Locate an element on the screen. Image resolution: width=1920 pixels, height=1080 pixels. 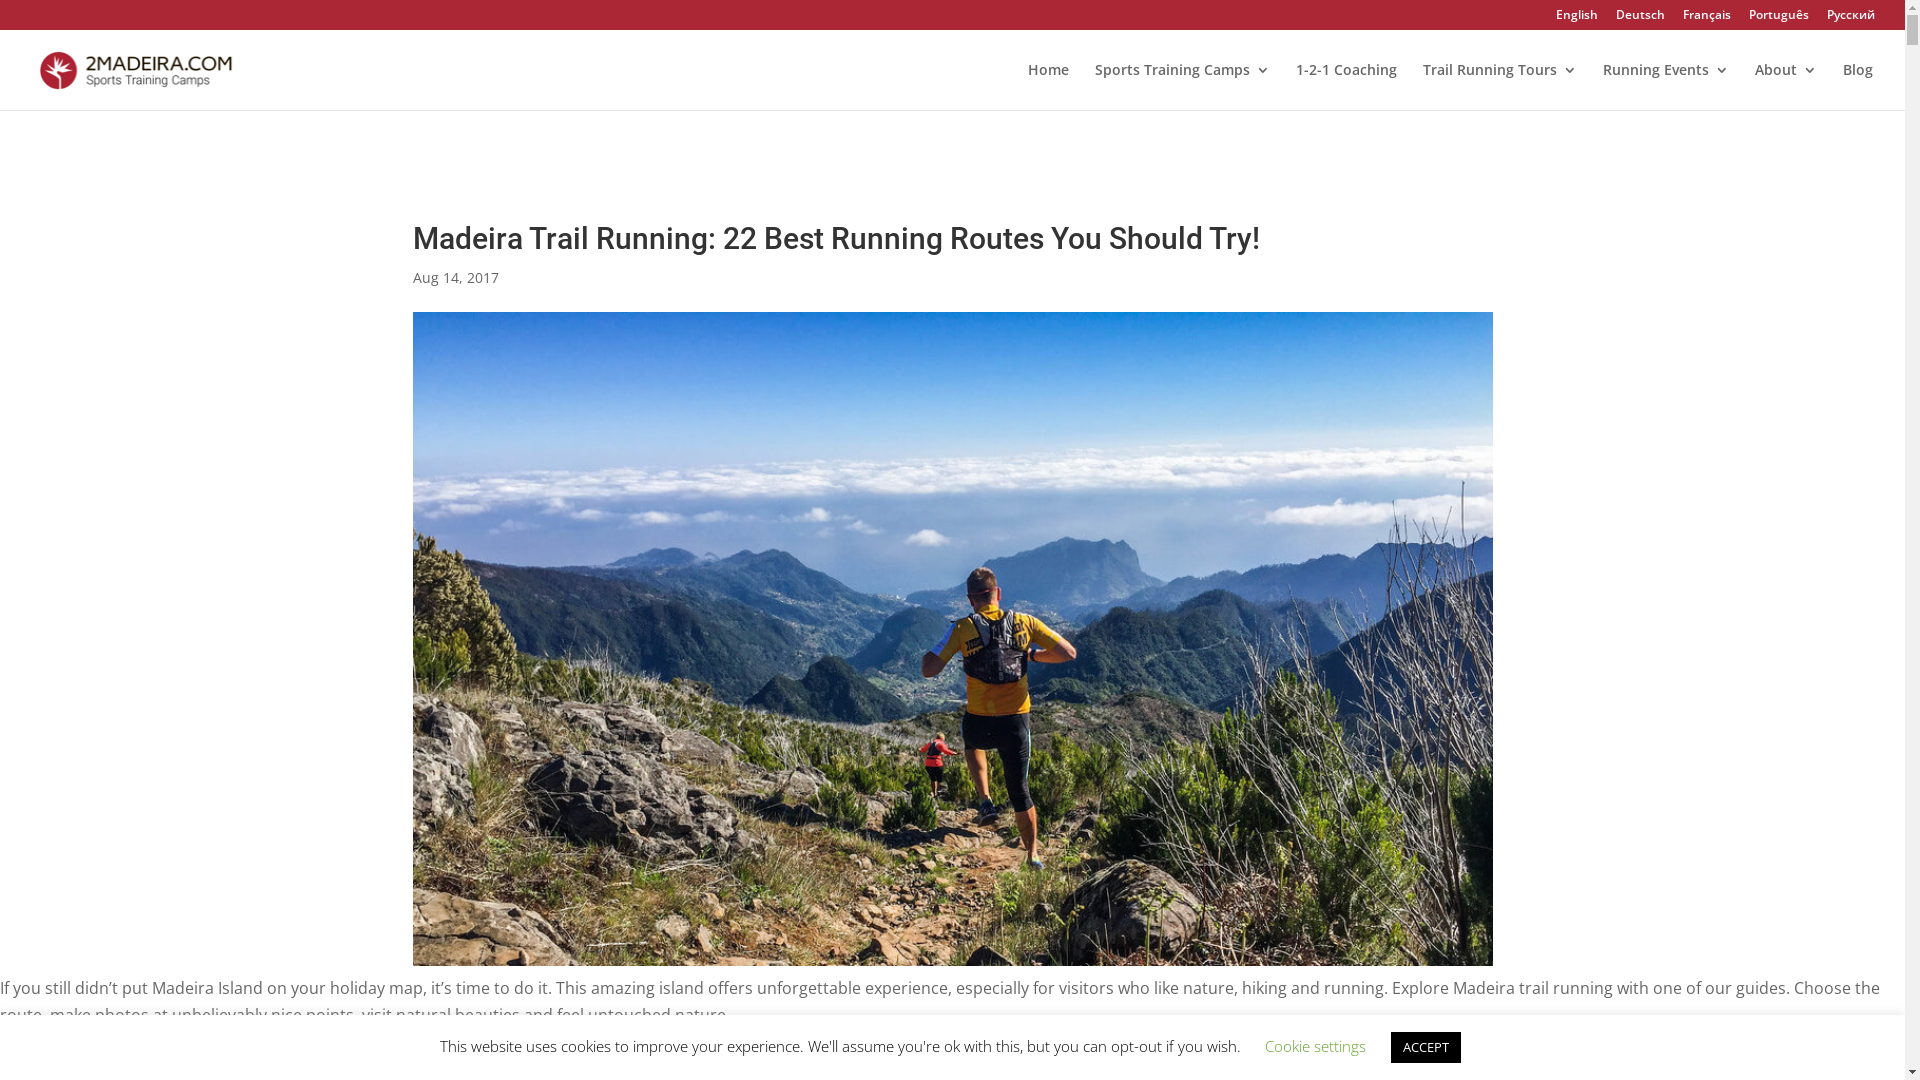
'ACCEPT' is located at coordinates (1424, 1046).